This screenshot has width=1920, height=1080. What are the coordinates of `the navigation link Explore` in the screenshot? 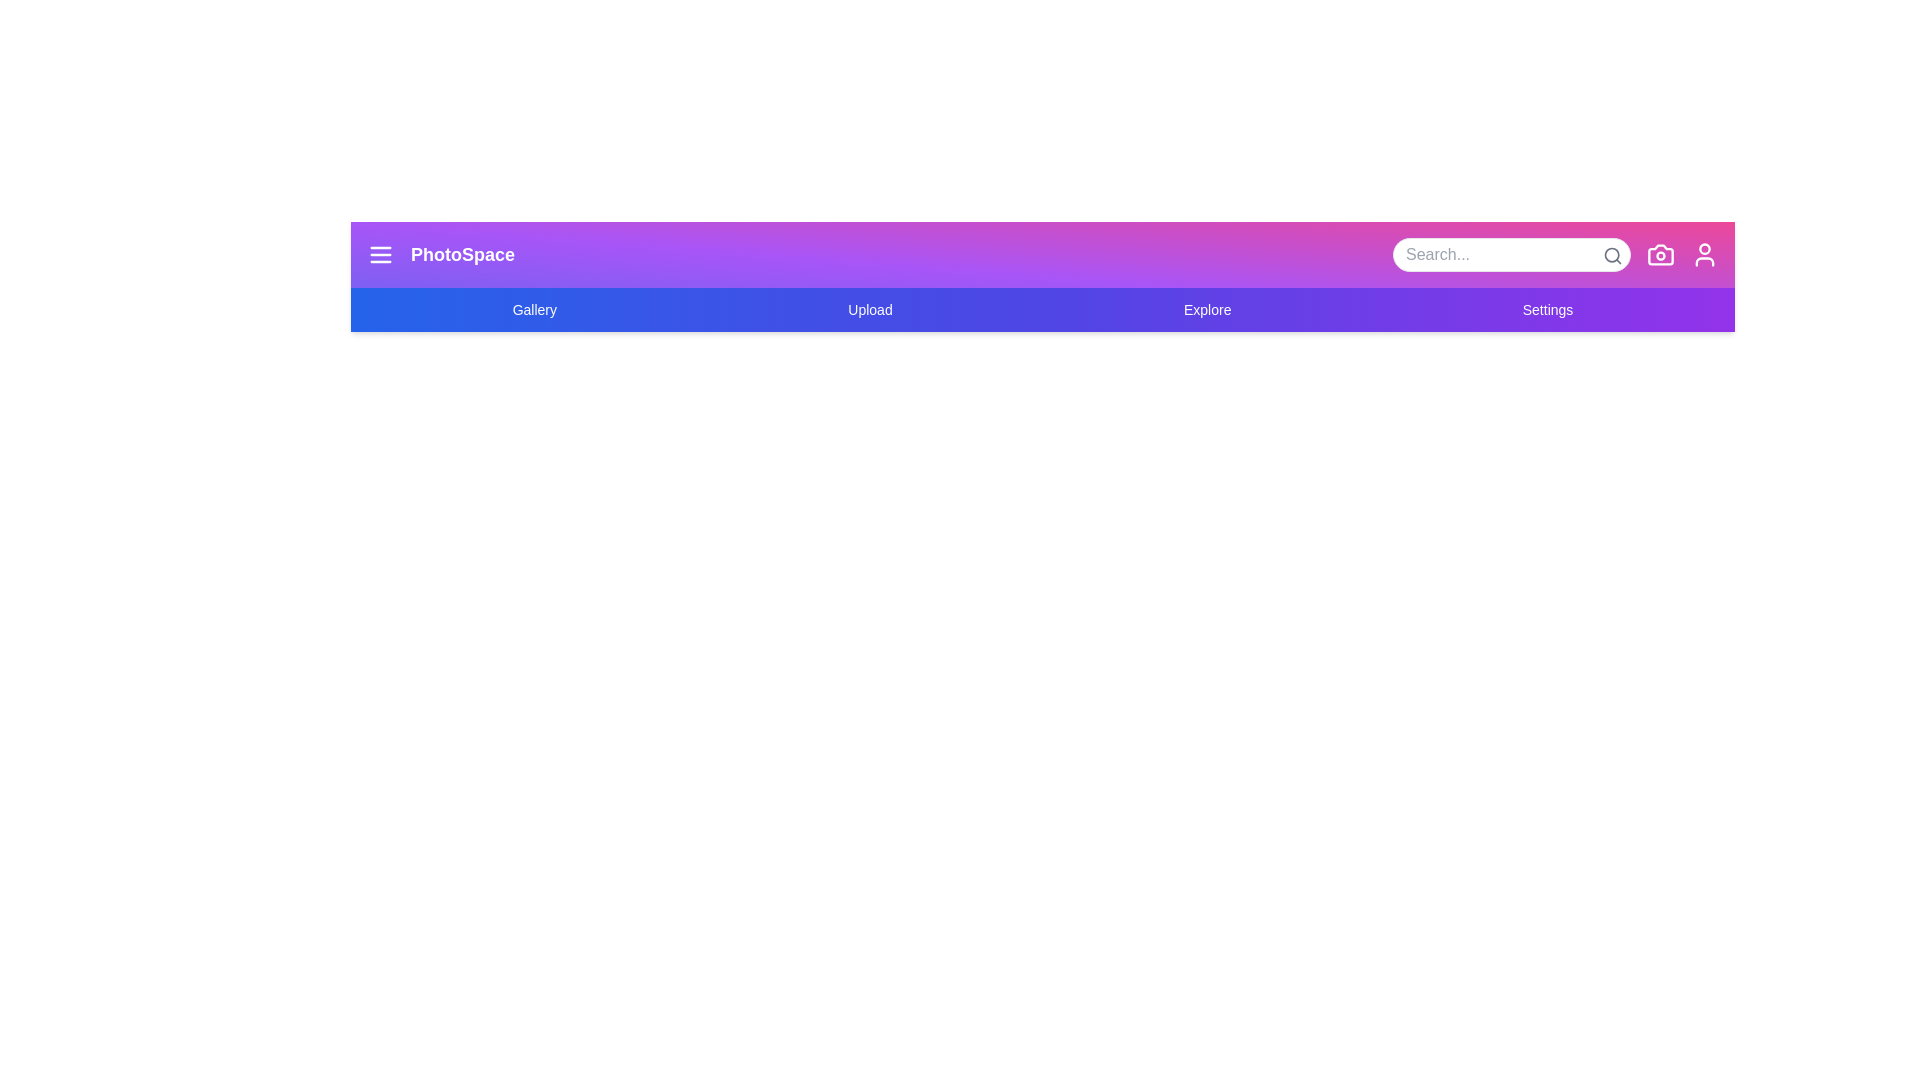 It's located at (1205, 309).